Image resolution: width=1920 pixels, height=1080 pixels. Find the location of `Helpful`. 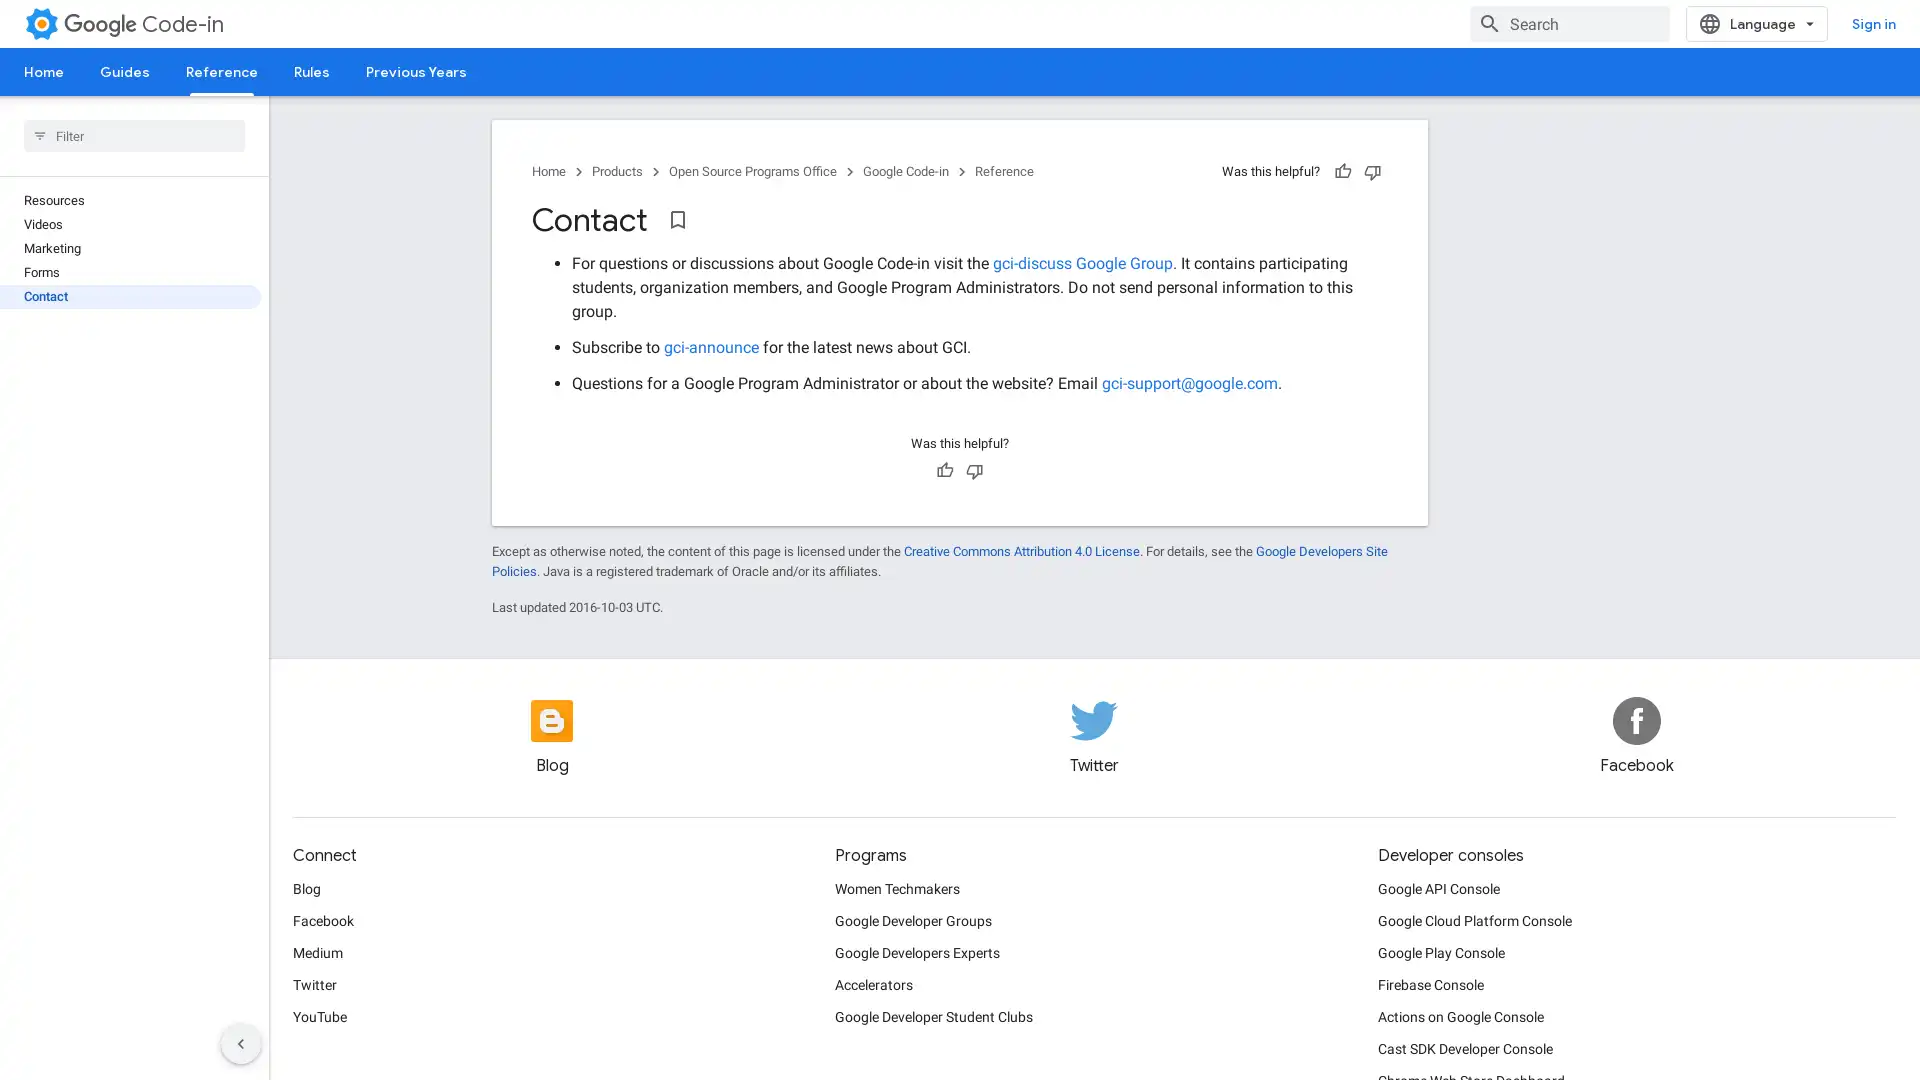

Helpful is located at coordinates (1343, 171).